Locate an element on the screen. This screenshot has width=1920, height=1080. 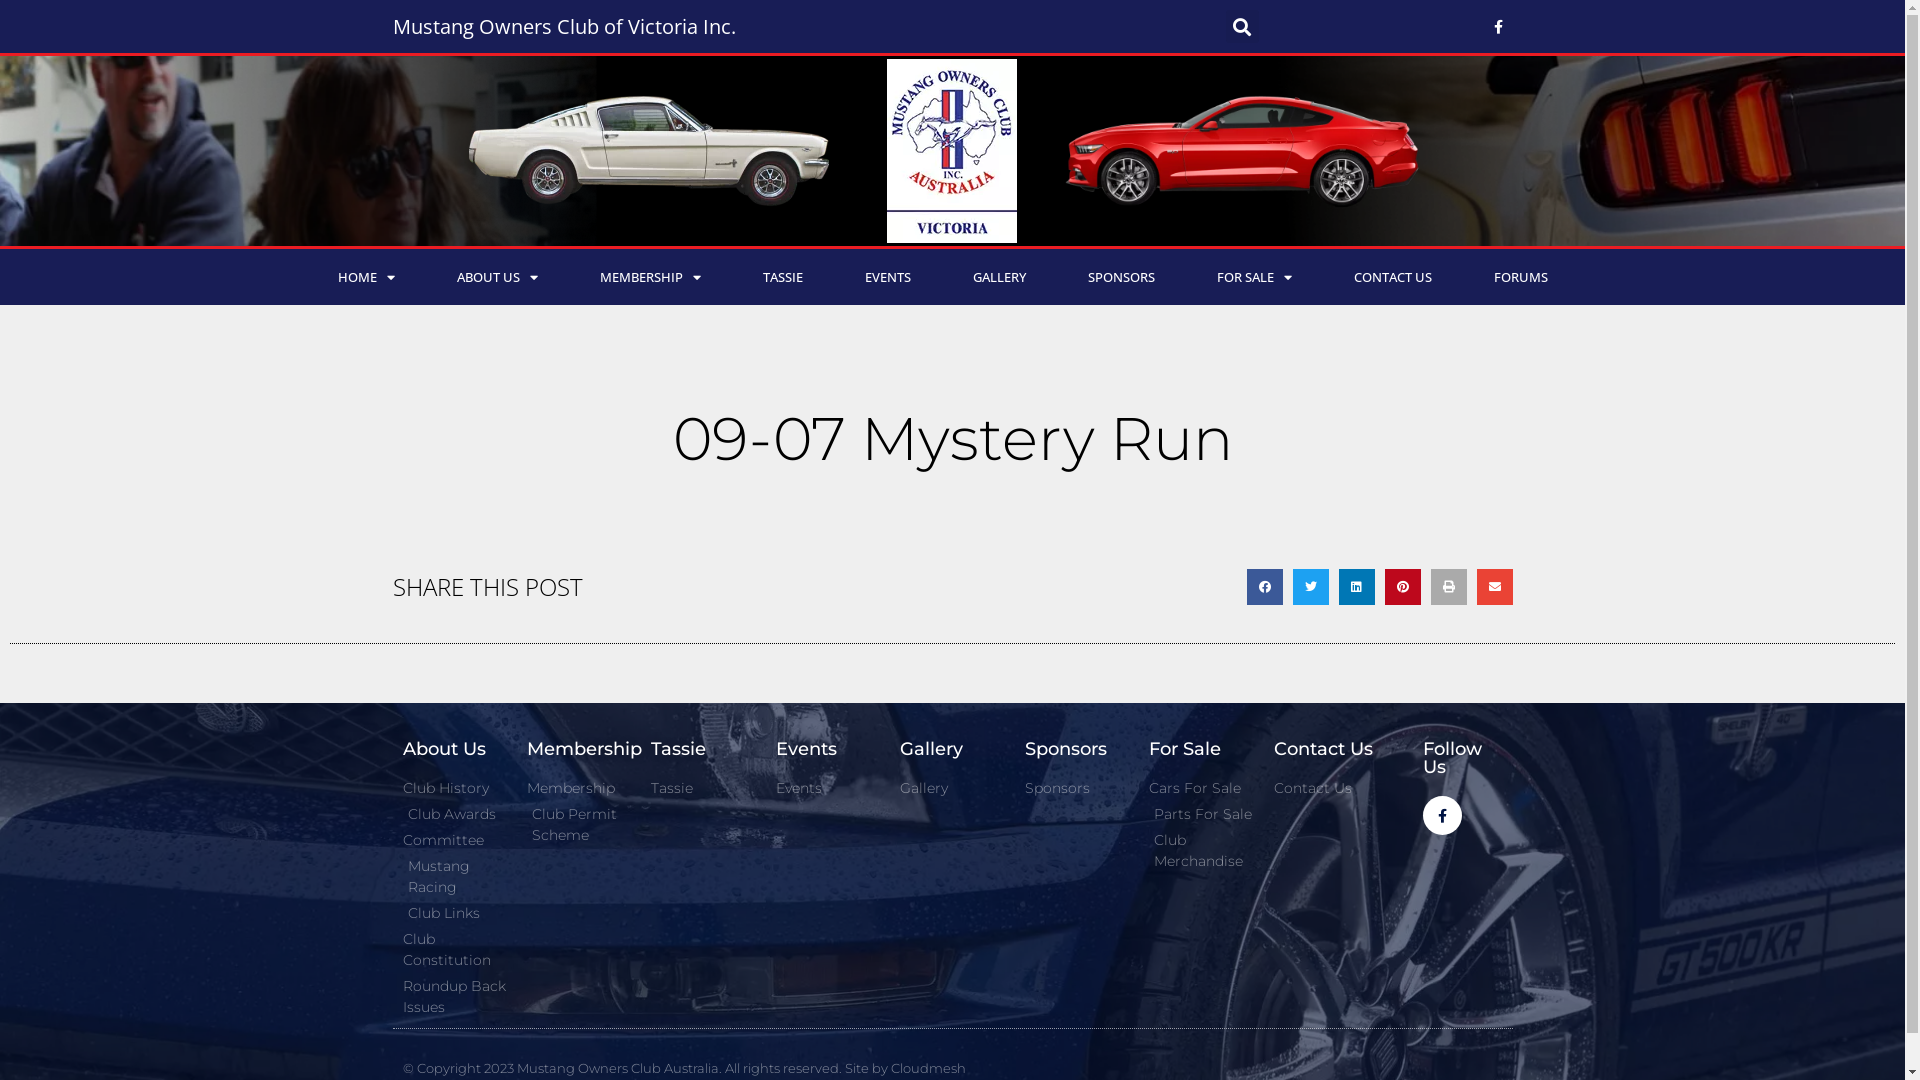
'mocavic_logo' is located at coordinates (950, 149).